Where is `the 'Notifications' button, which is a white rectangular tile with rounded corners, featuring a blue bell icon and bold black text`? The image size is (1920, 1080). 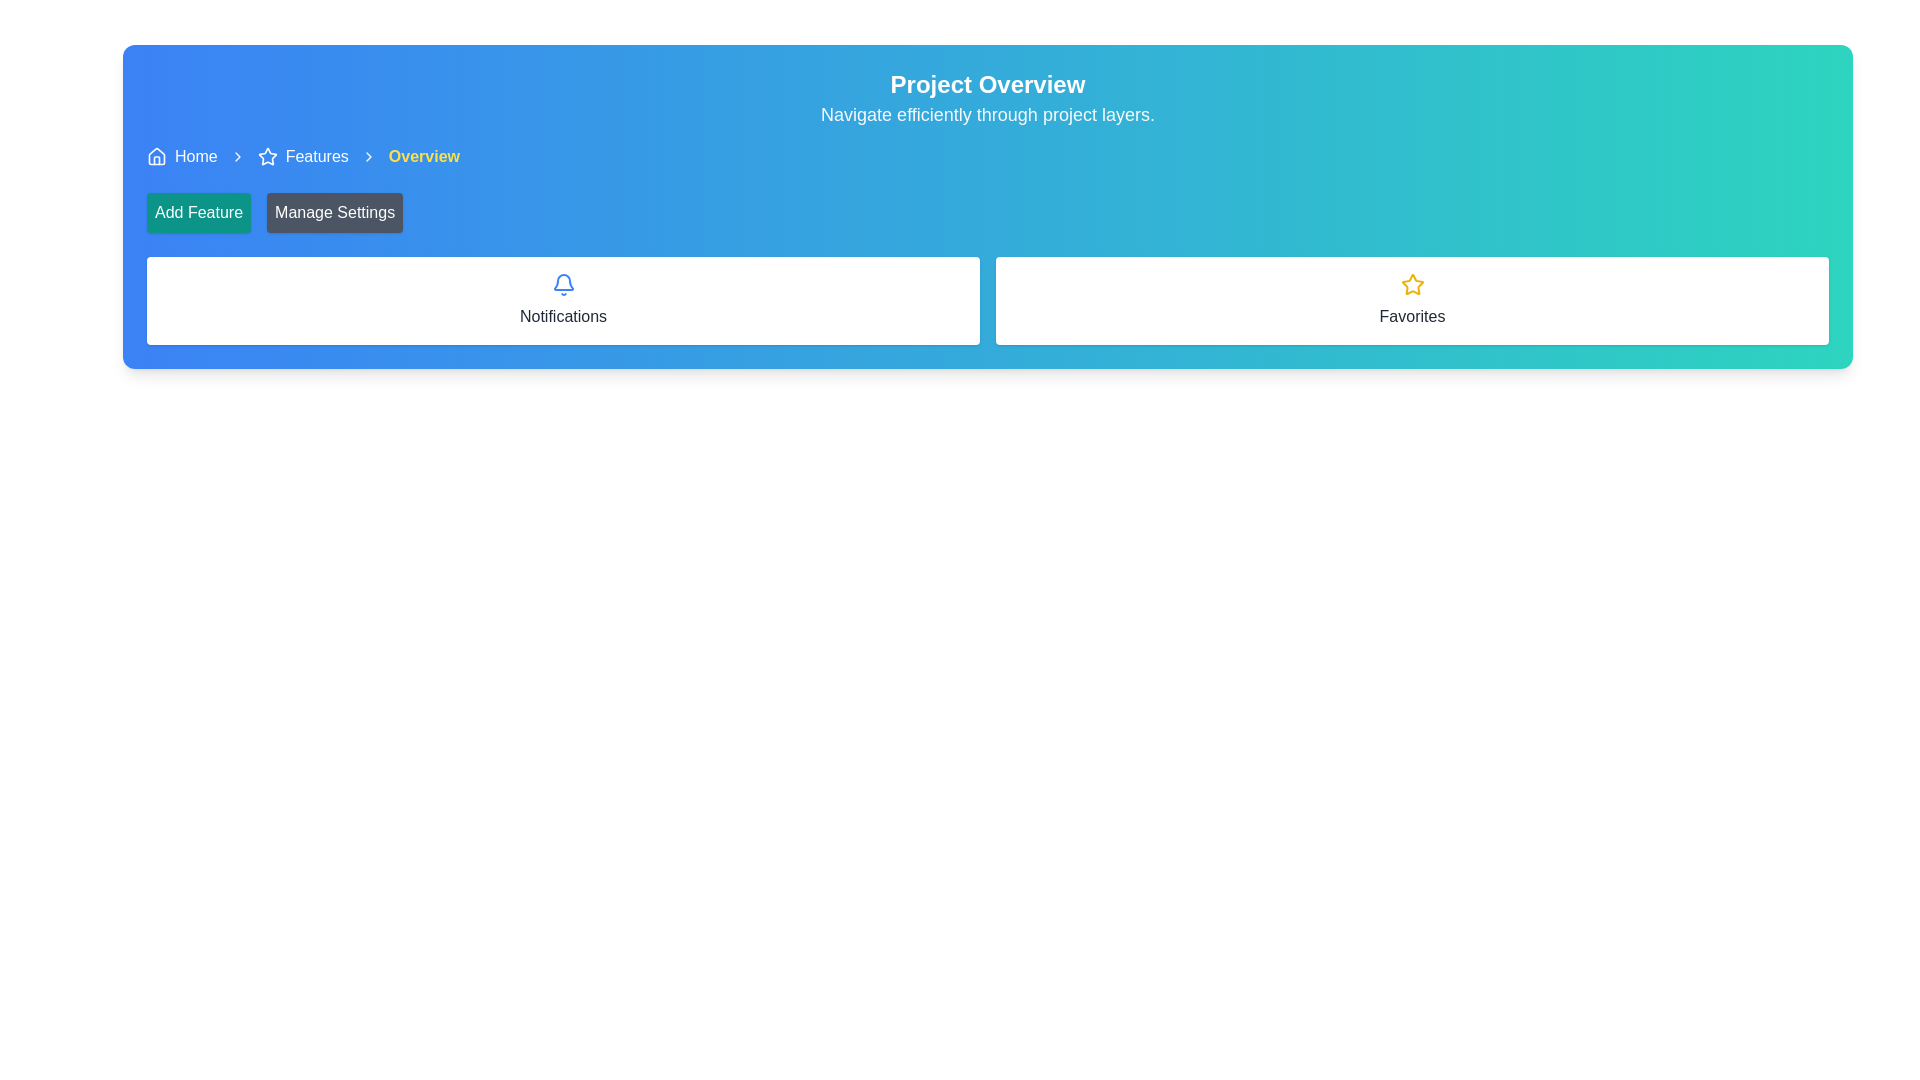
the 'Notifications' button, which is a white rectangular tile with rounded corners, featuring a blue bell icon and bold black text is located at coordinates (562, 300).